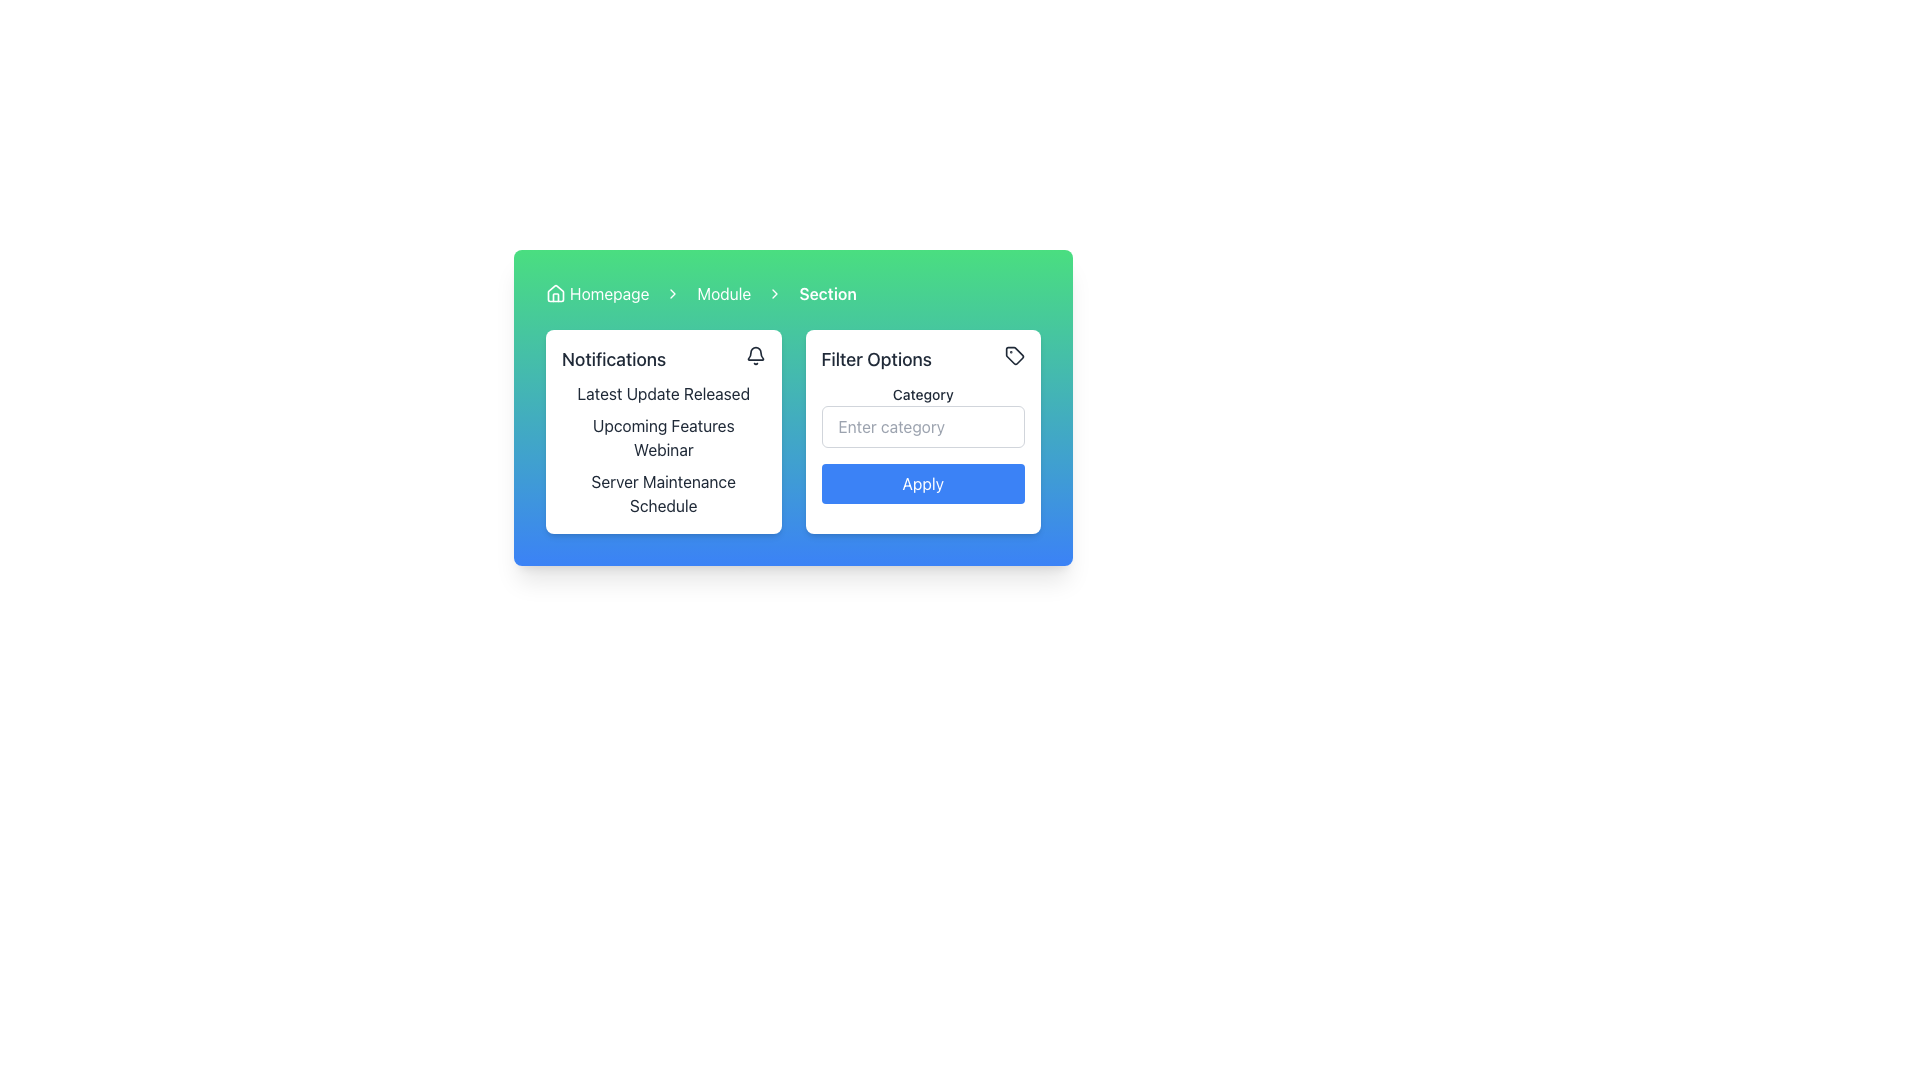  Describe the element at coordinates (663, 493) in the screenshot. I see `the 'Server Maintenance Schedule' text element, which is the last item in the Notifications section, displaying in black font on a white background` at that location.